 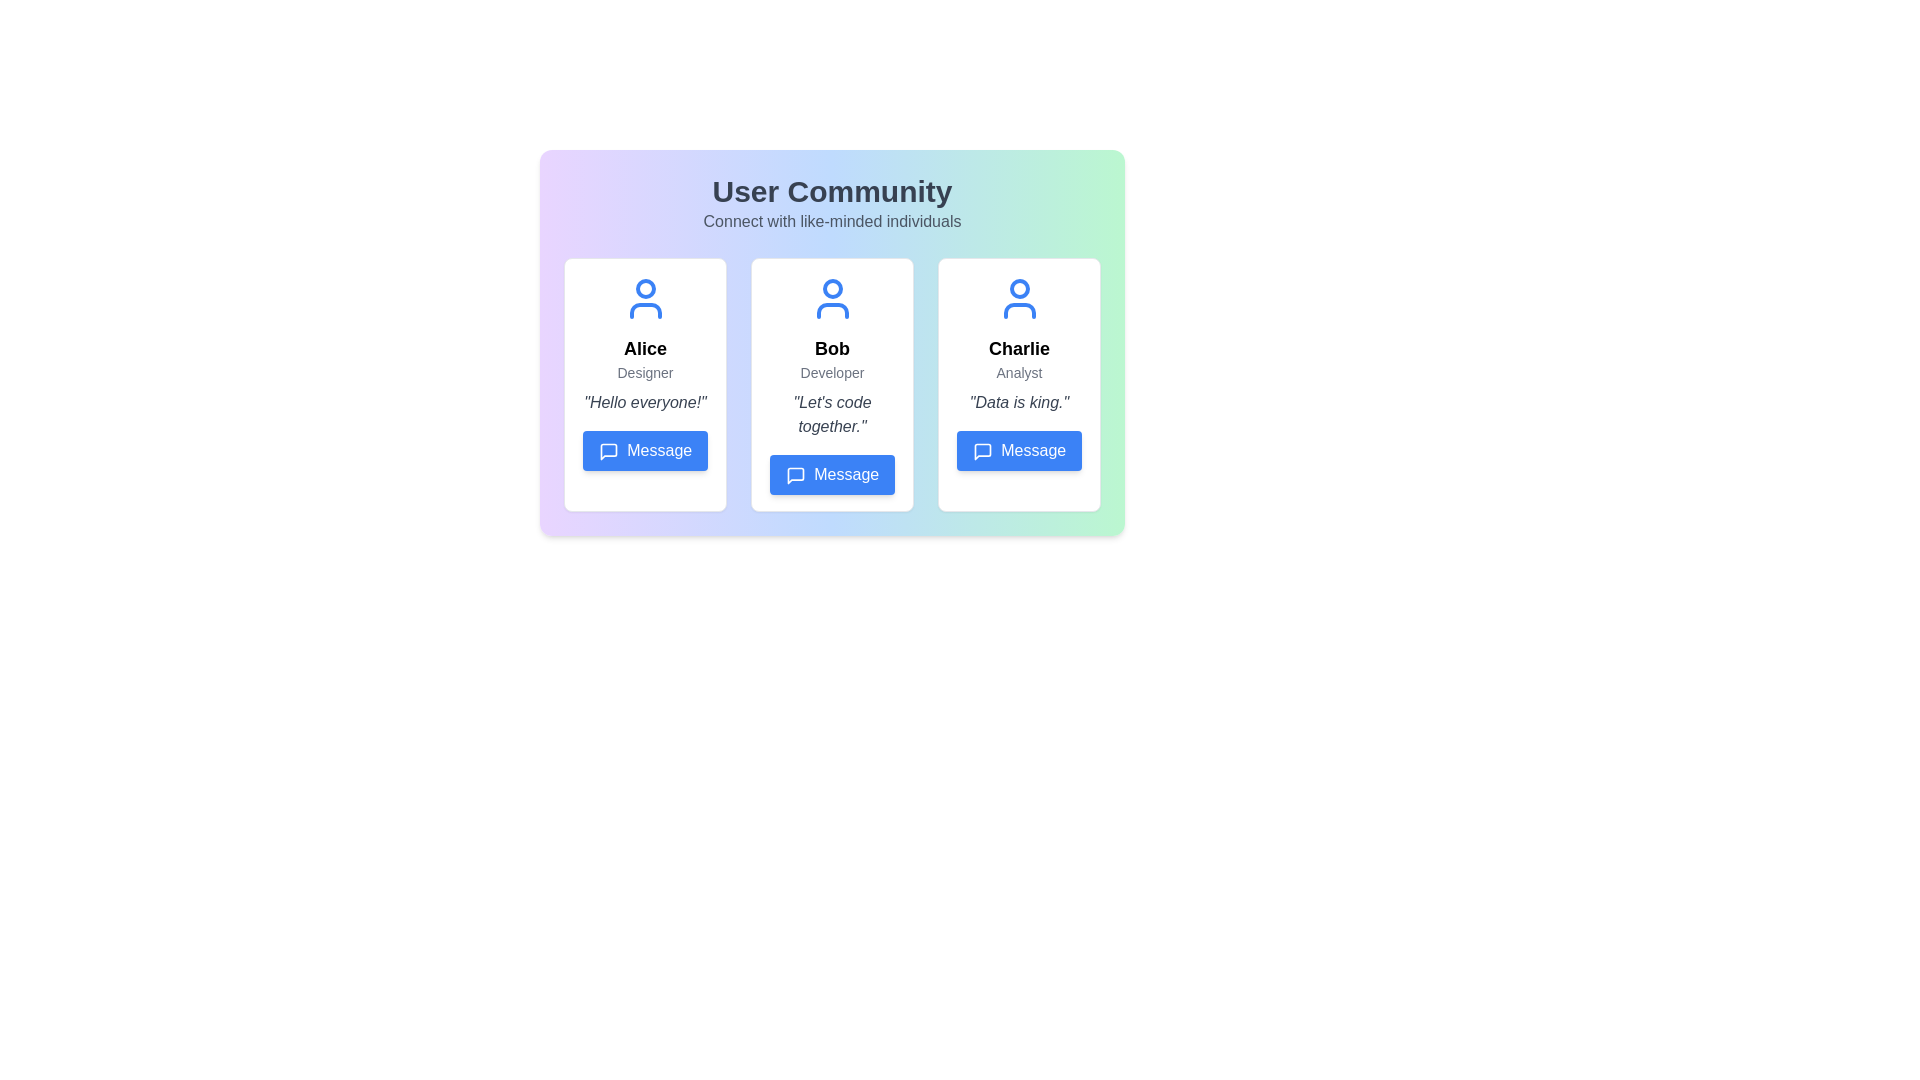 I want to click on the interactive button located beneath the text 'Hello everyone!' in Alice's user profile card to send a message, so click(x=645, y=451).